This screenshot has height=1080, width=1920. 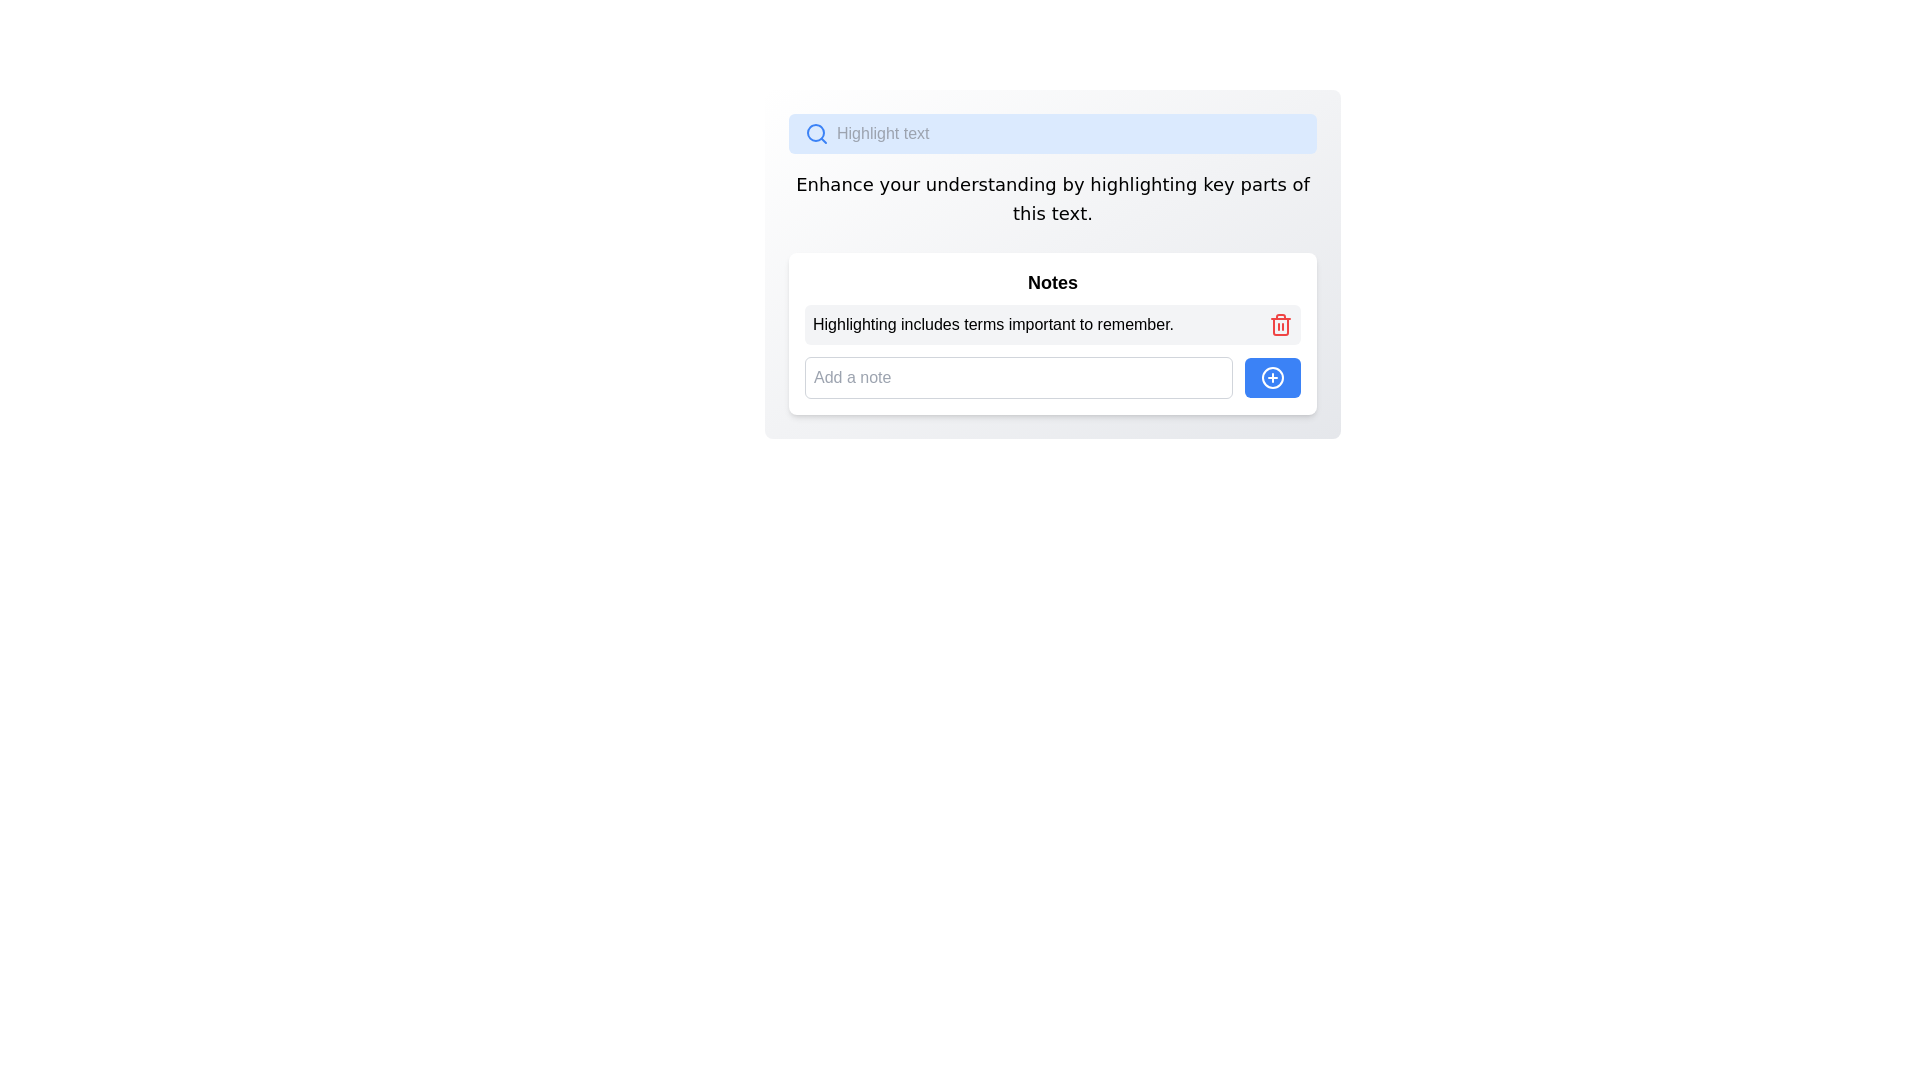 What do you see at coordinates (868, 184) in the screenshot?
I see `the last letter 'e' of the word 'Enhance' in the instructional text, which is part of the string 'Enhance your understanding by highlighting key parts of this text.'` at bounding box center [868, 184].